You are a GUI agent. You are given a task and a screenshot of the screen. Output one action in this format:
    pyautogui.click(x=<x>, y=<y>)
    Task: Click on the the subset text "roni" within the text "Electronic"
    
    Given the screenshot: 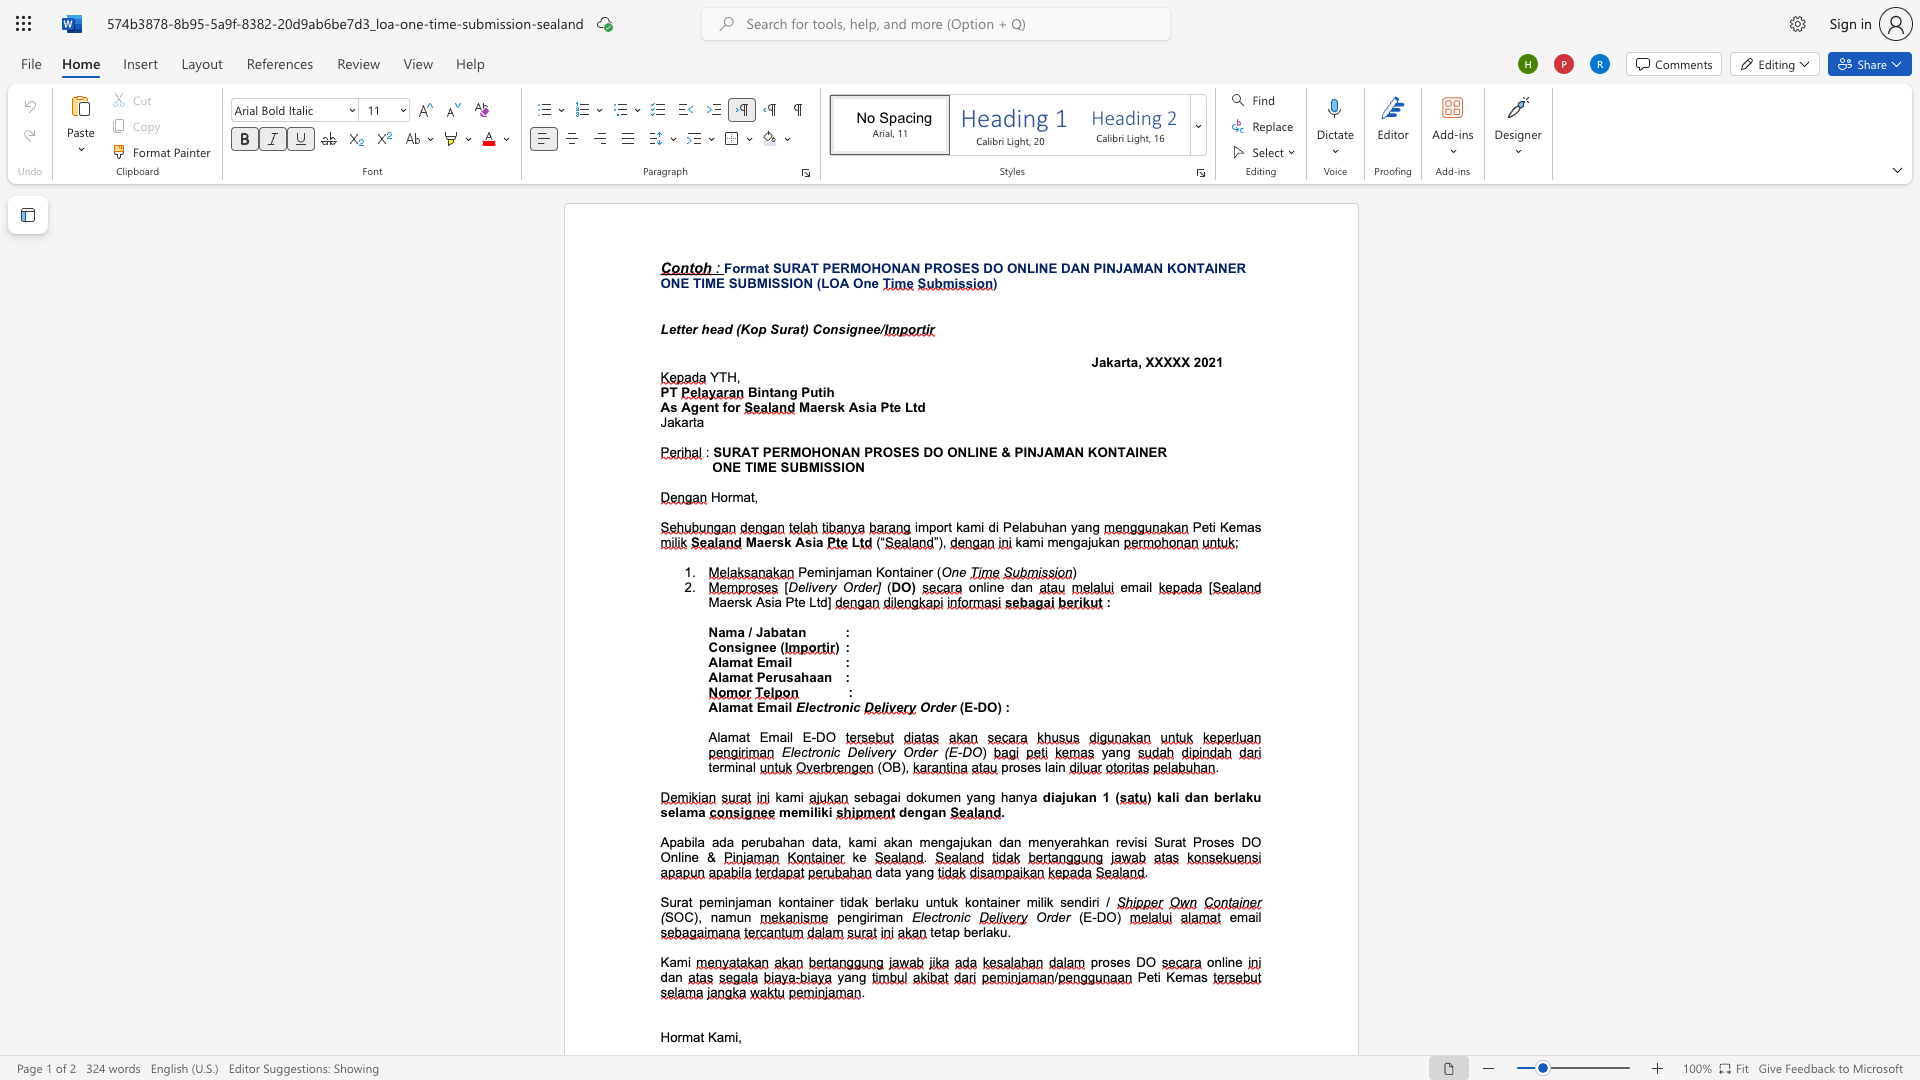 What is the action you would take?
    pyautogui.click(x=827, y=706)
    